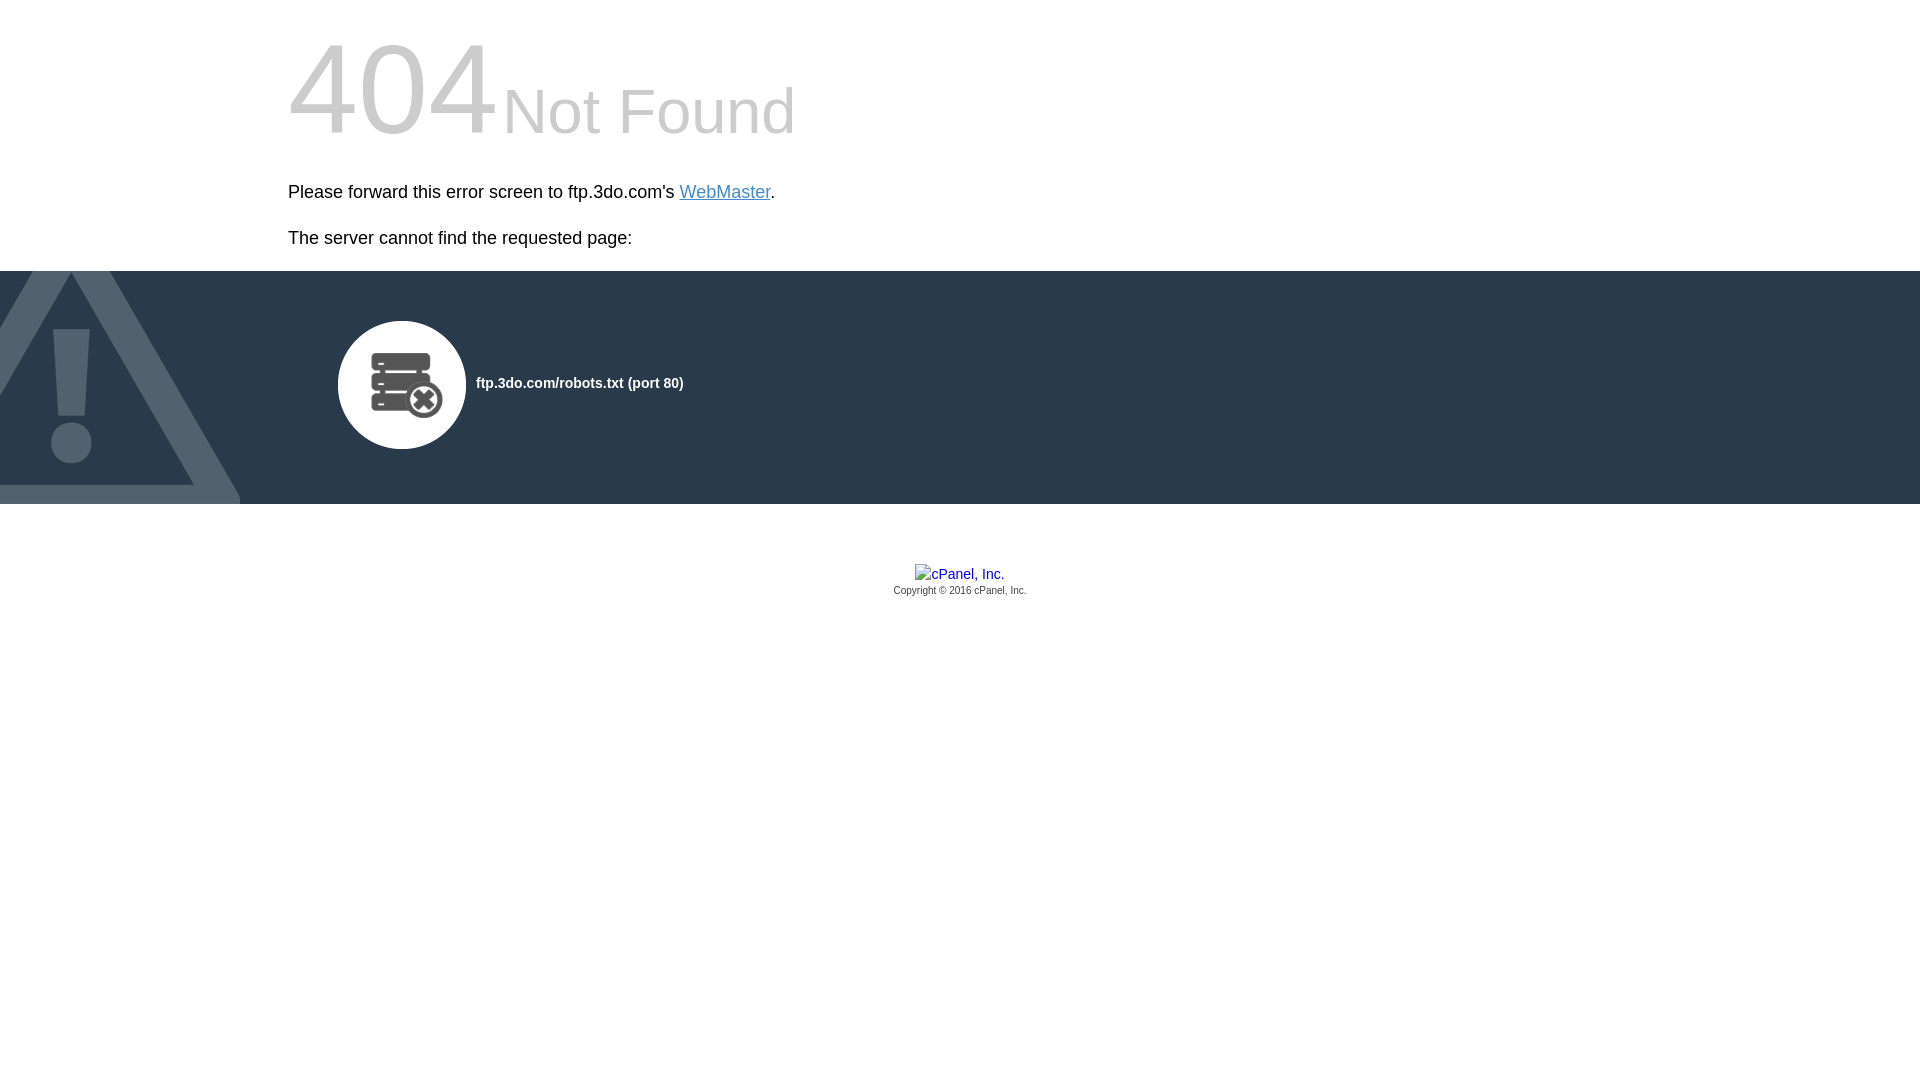  What do you see at coordinates (680, 192) in the screenshot?
I see `'WebMaster'` at bounding box center [680, 192].